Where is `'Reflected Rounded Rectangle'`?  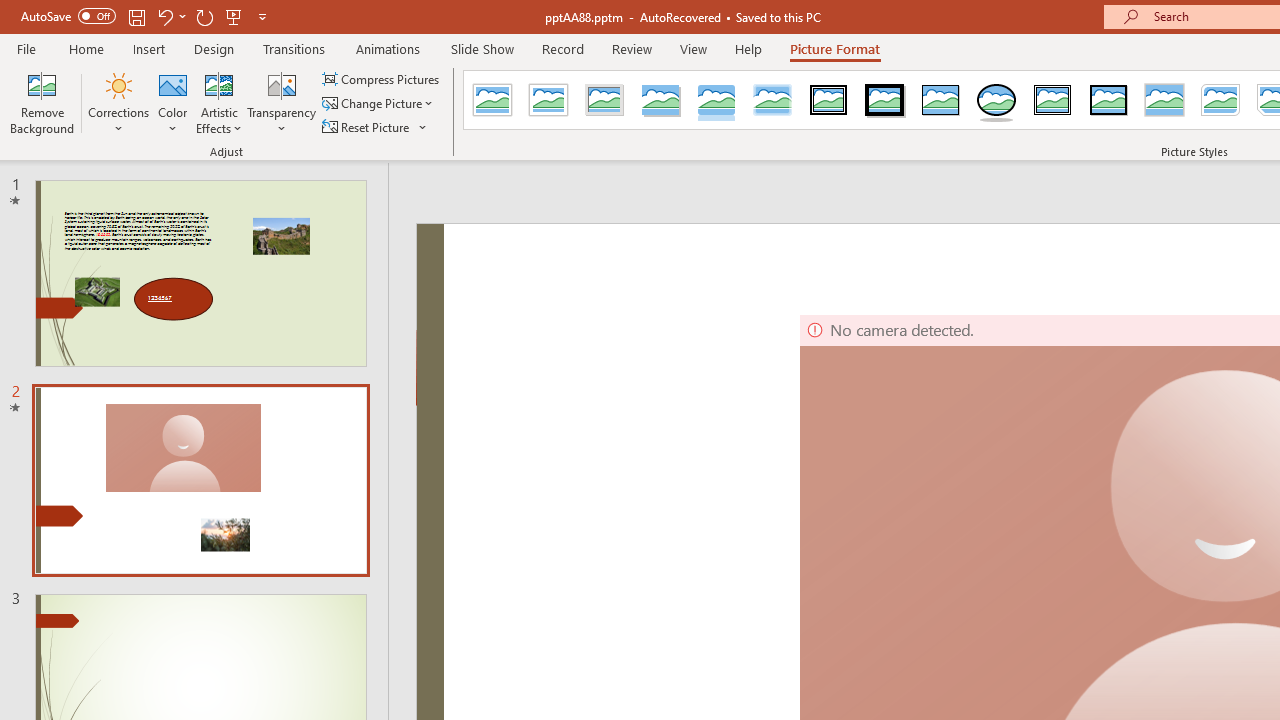 'Reflected Rounded Rectangle' is located at coordinates (716, 100).